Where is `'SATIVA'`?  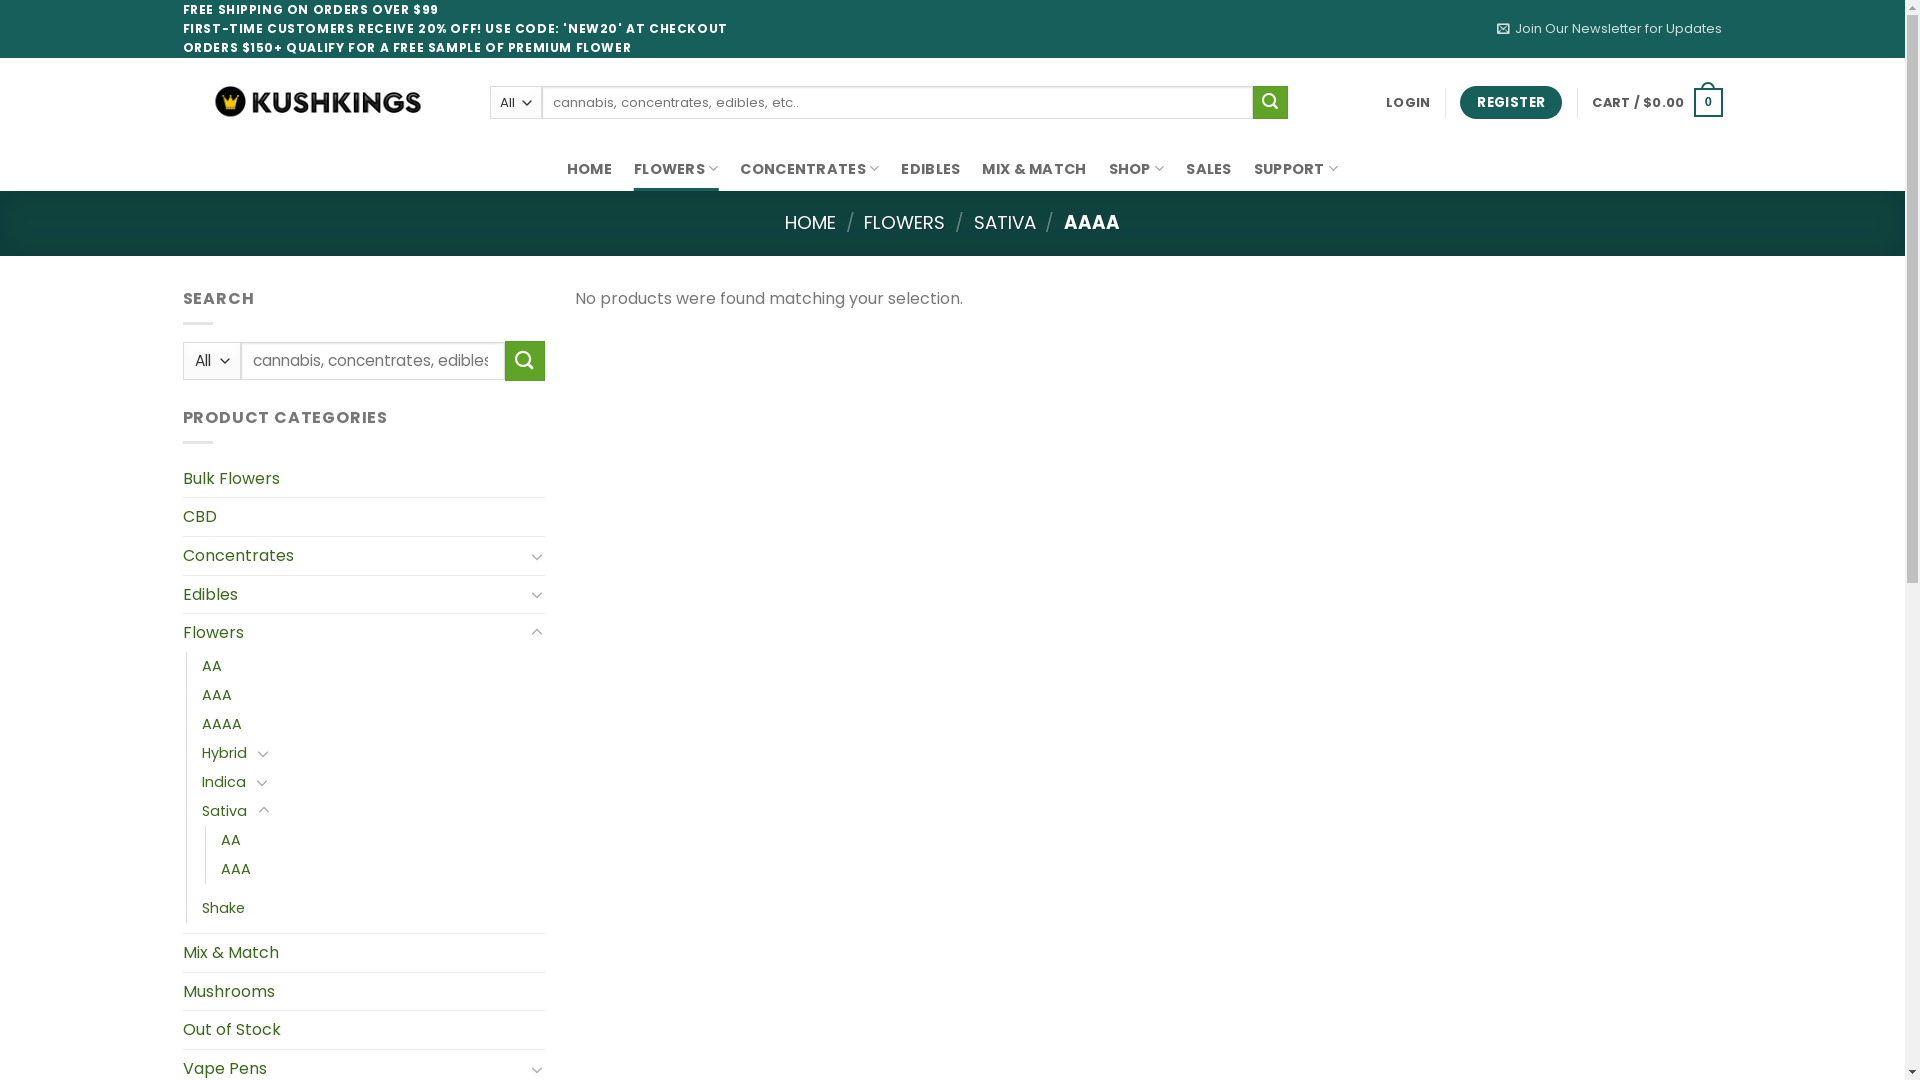 'SATIVA' is located at coordinates (1004, 222).